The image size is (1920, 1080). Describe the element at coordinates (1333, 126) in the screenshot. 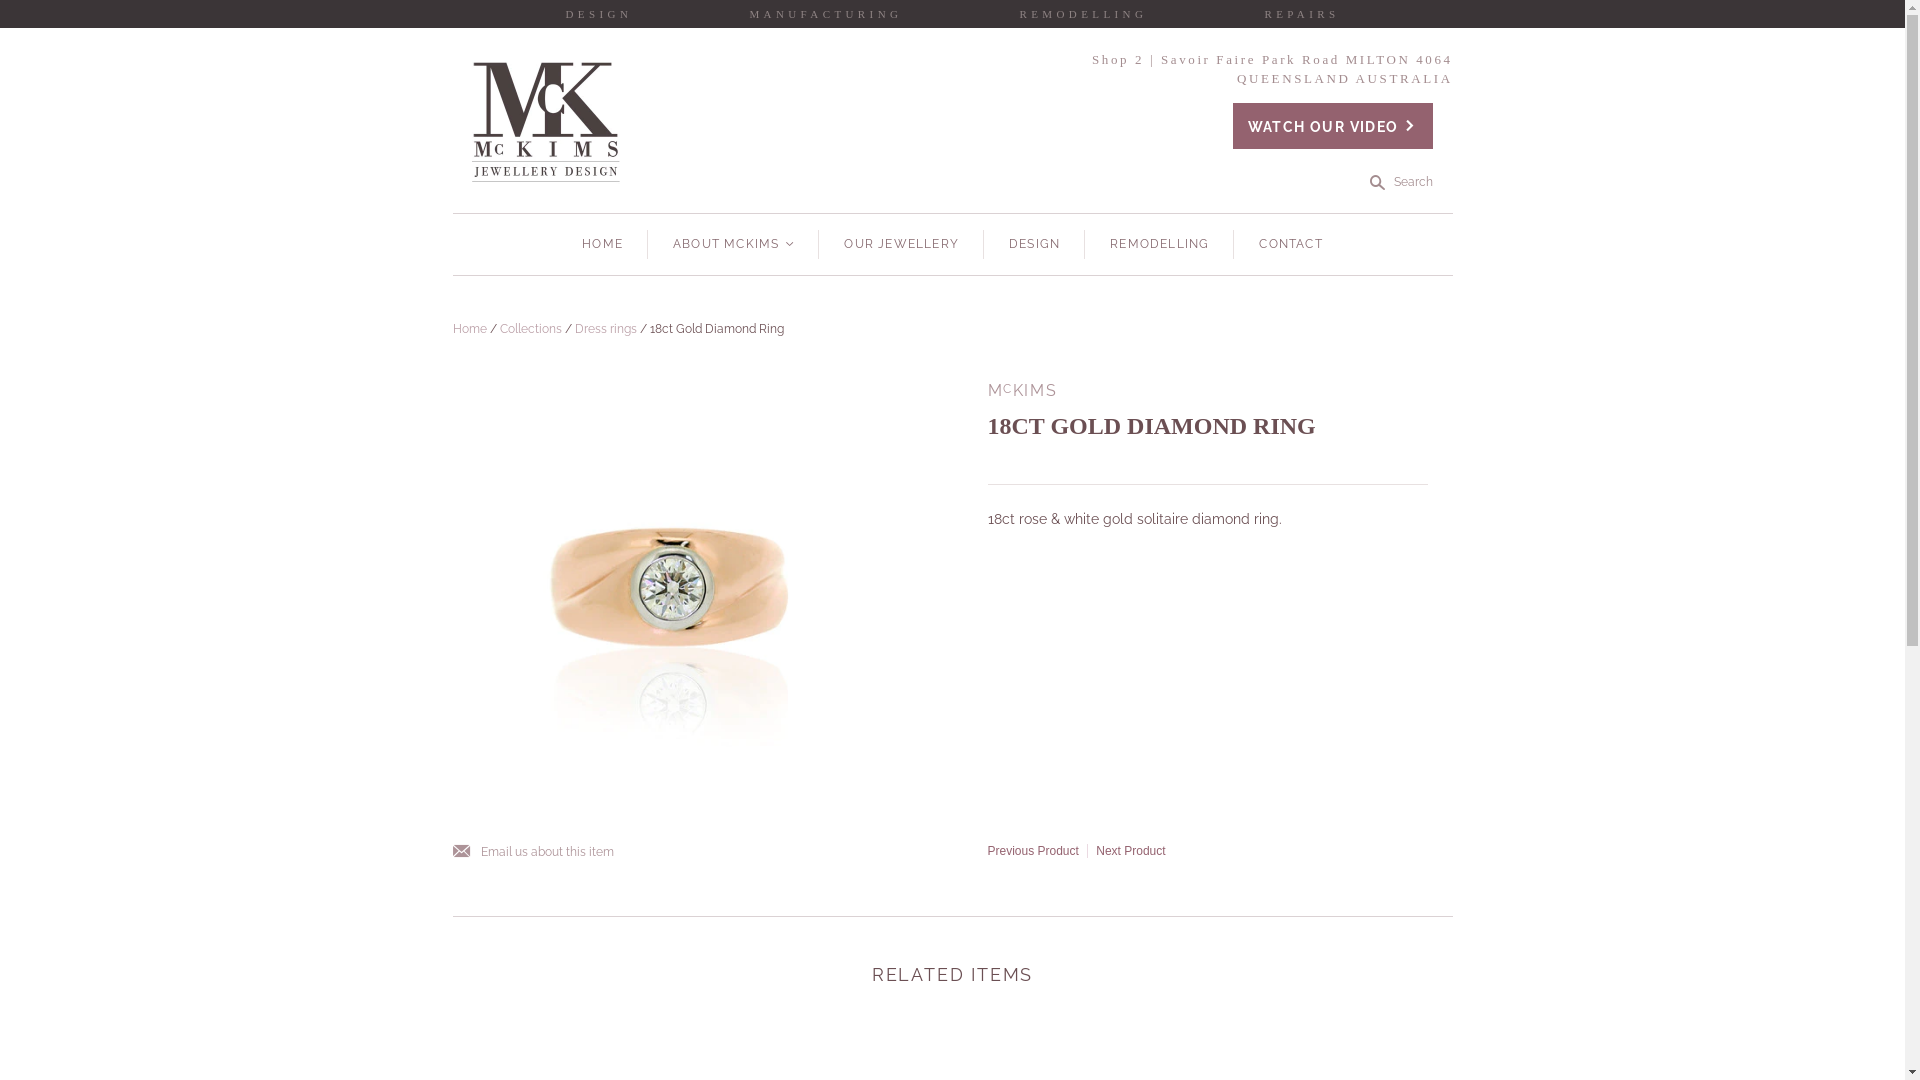

I see `'WATCH OUR VIDEO >'` at that location.